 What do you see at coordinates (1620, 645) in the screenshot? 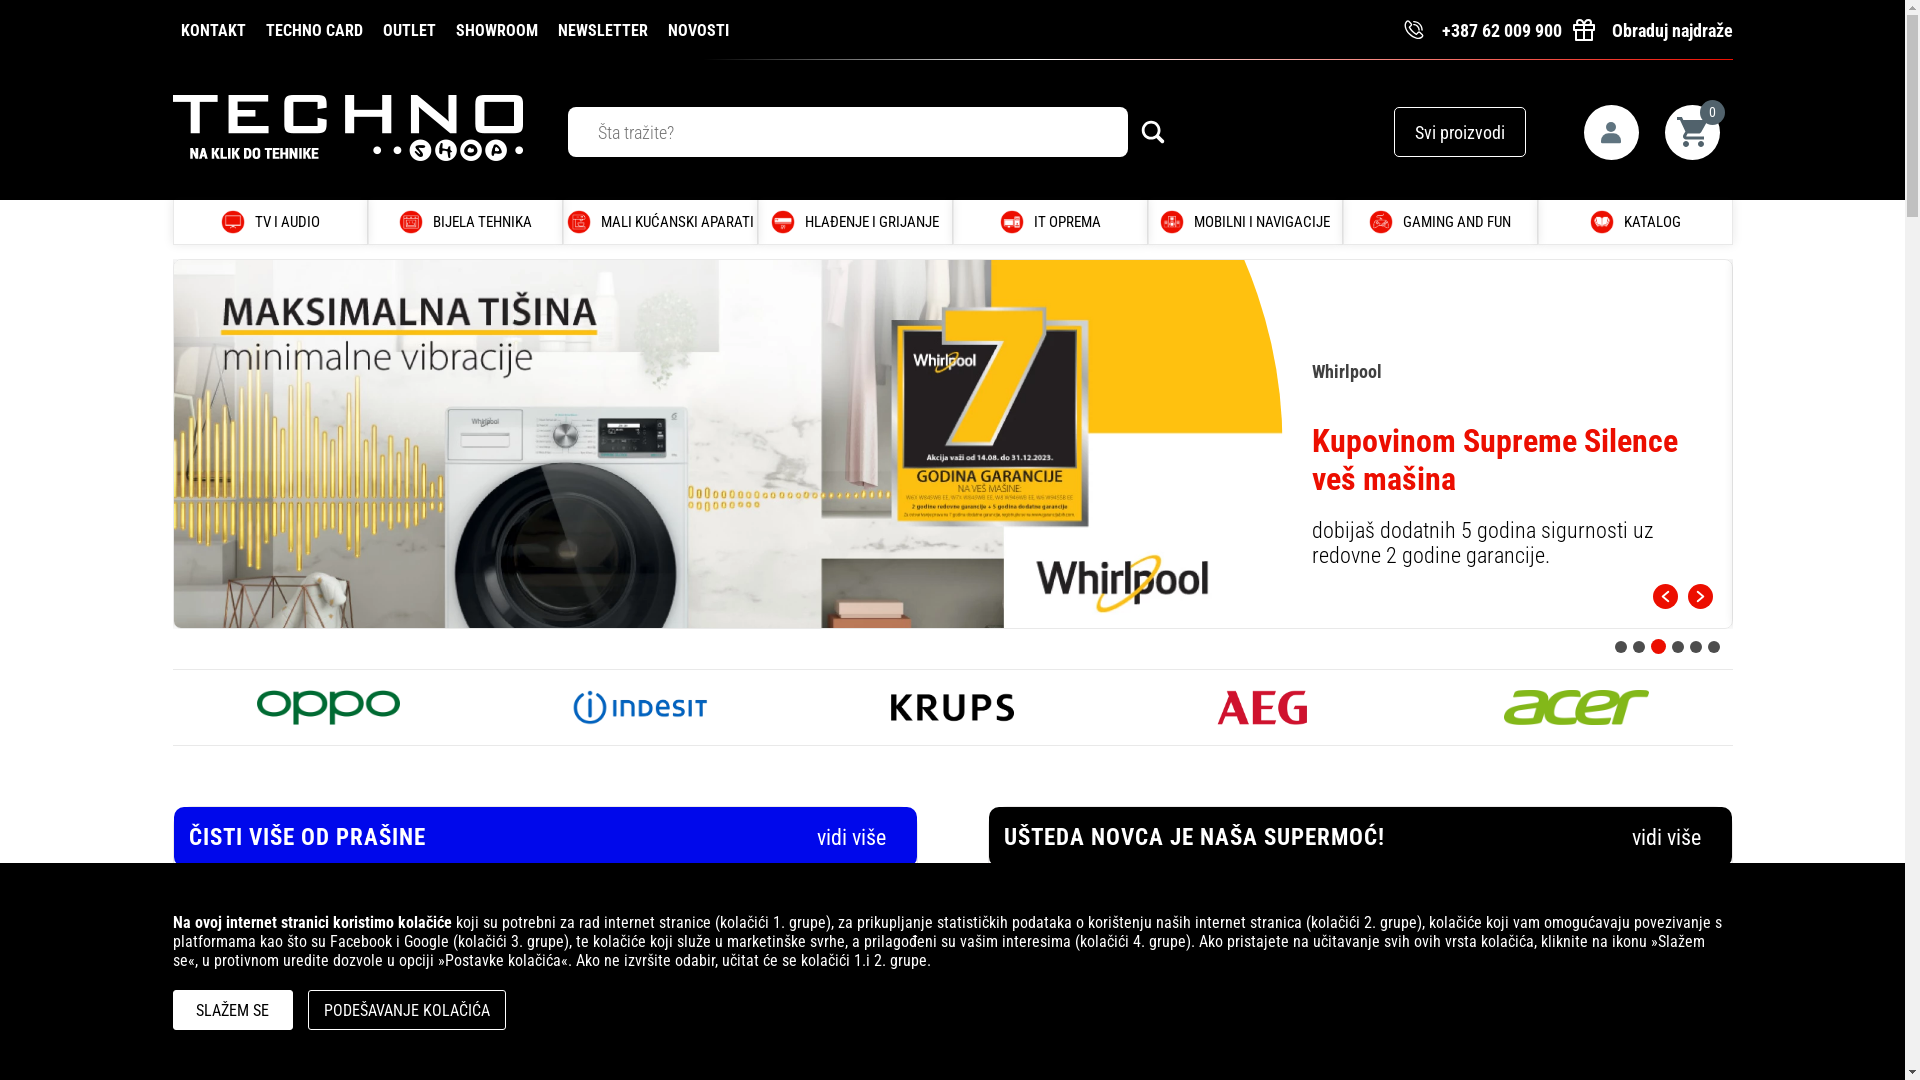
I see `'1'` at bounding box center [1620, 645].